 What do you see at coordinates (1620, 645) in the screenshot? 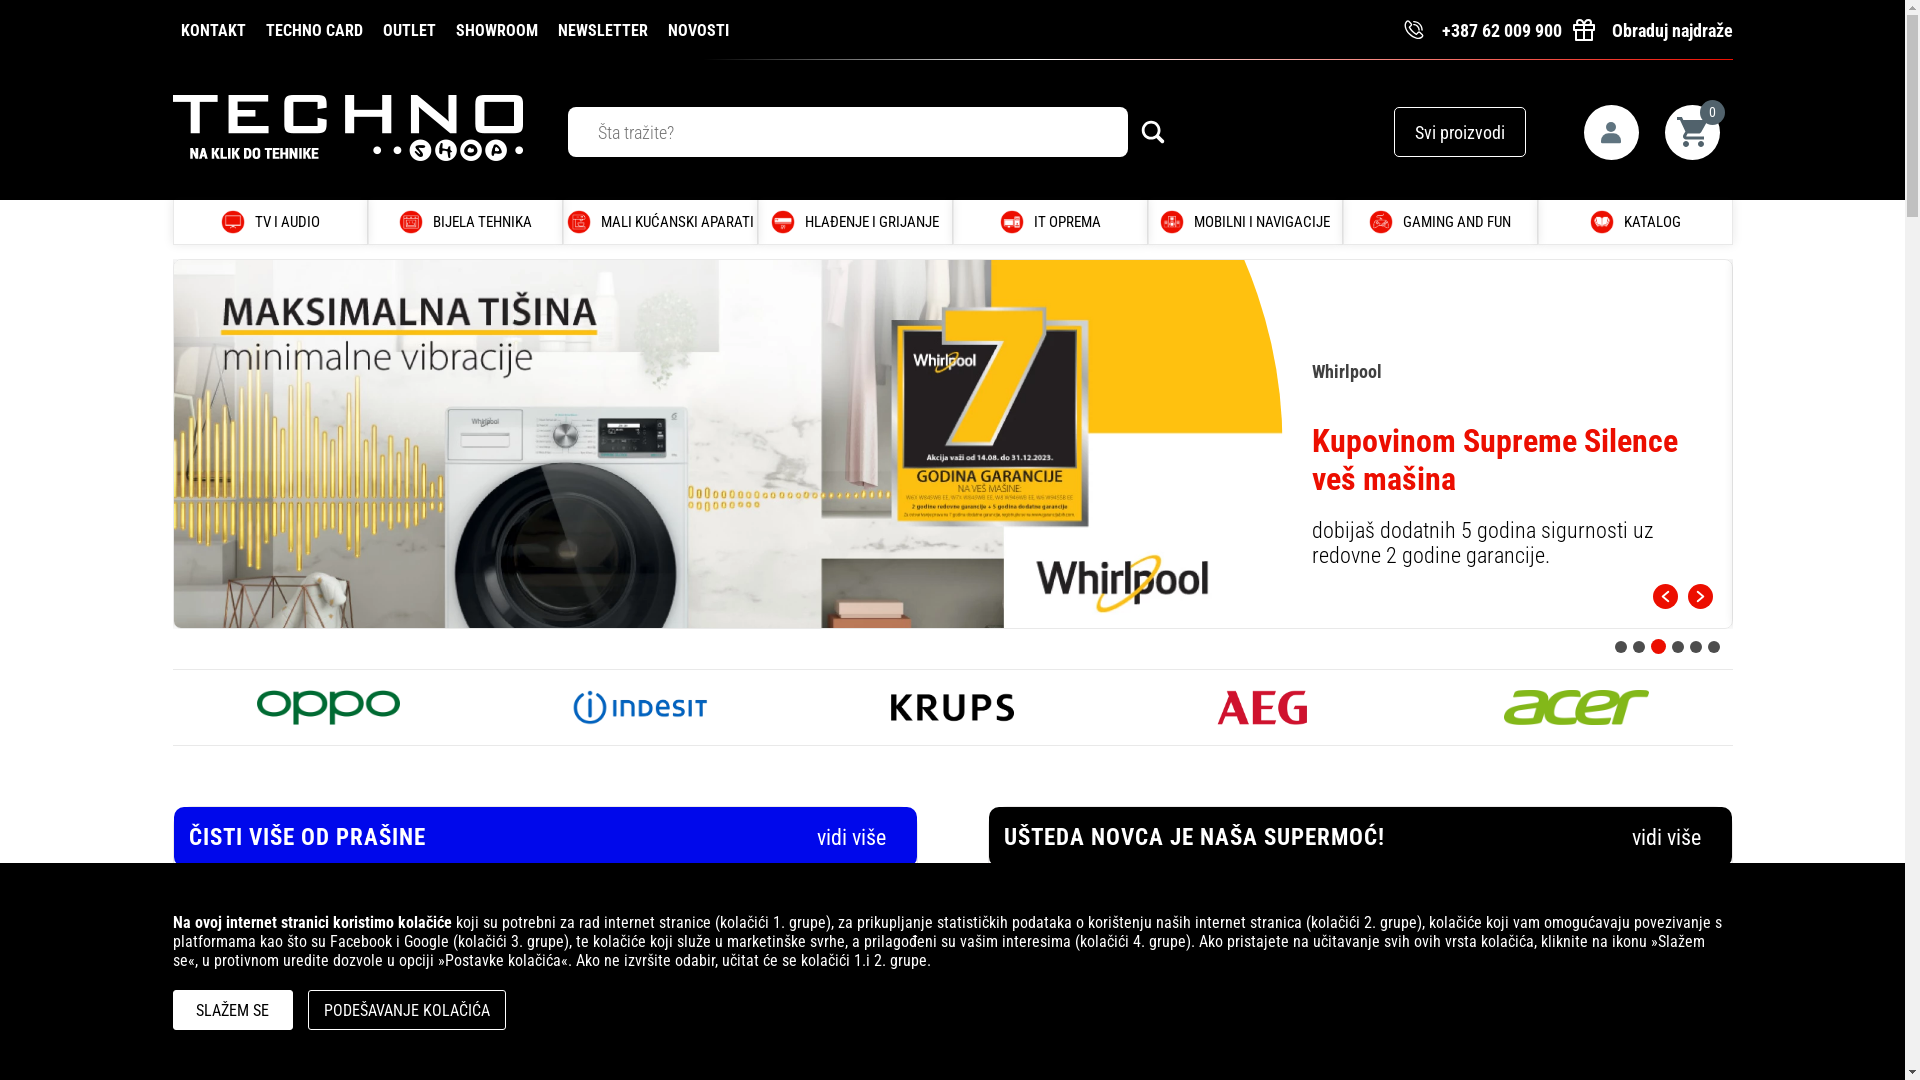
I see `'1'` at bounding box center [1620, 645].